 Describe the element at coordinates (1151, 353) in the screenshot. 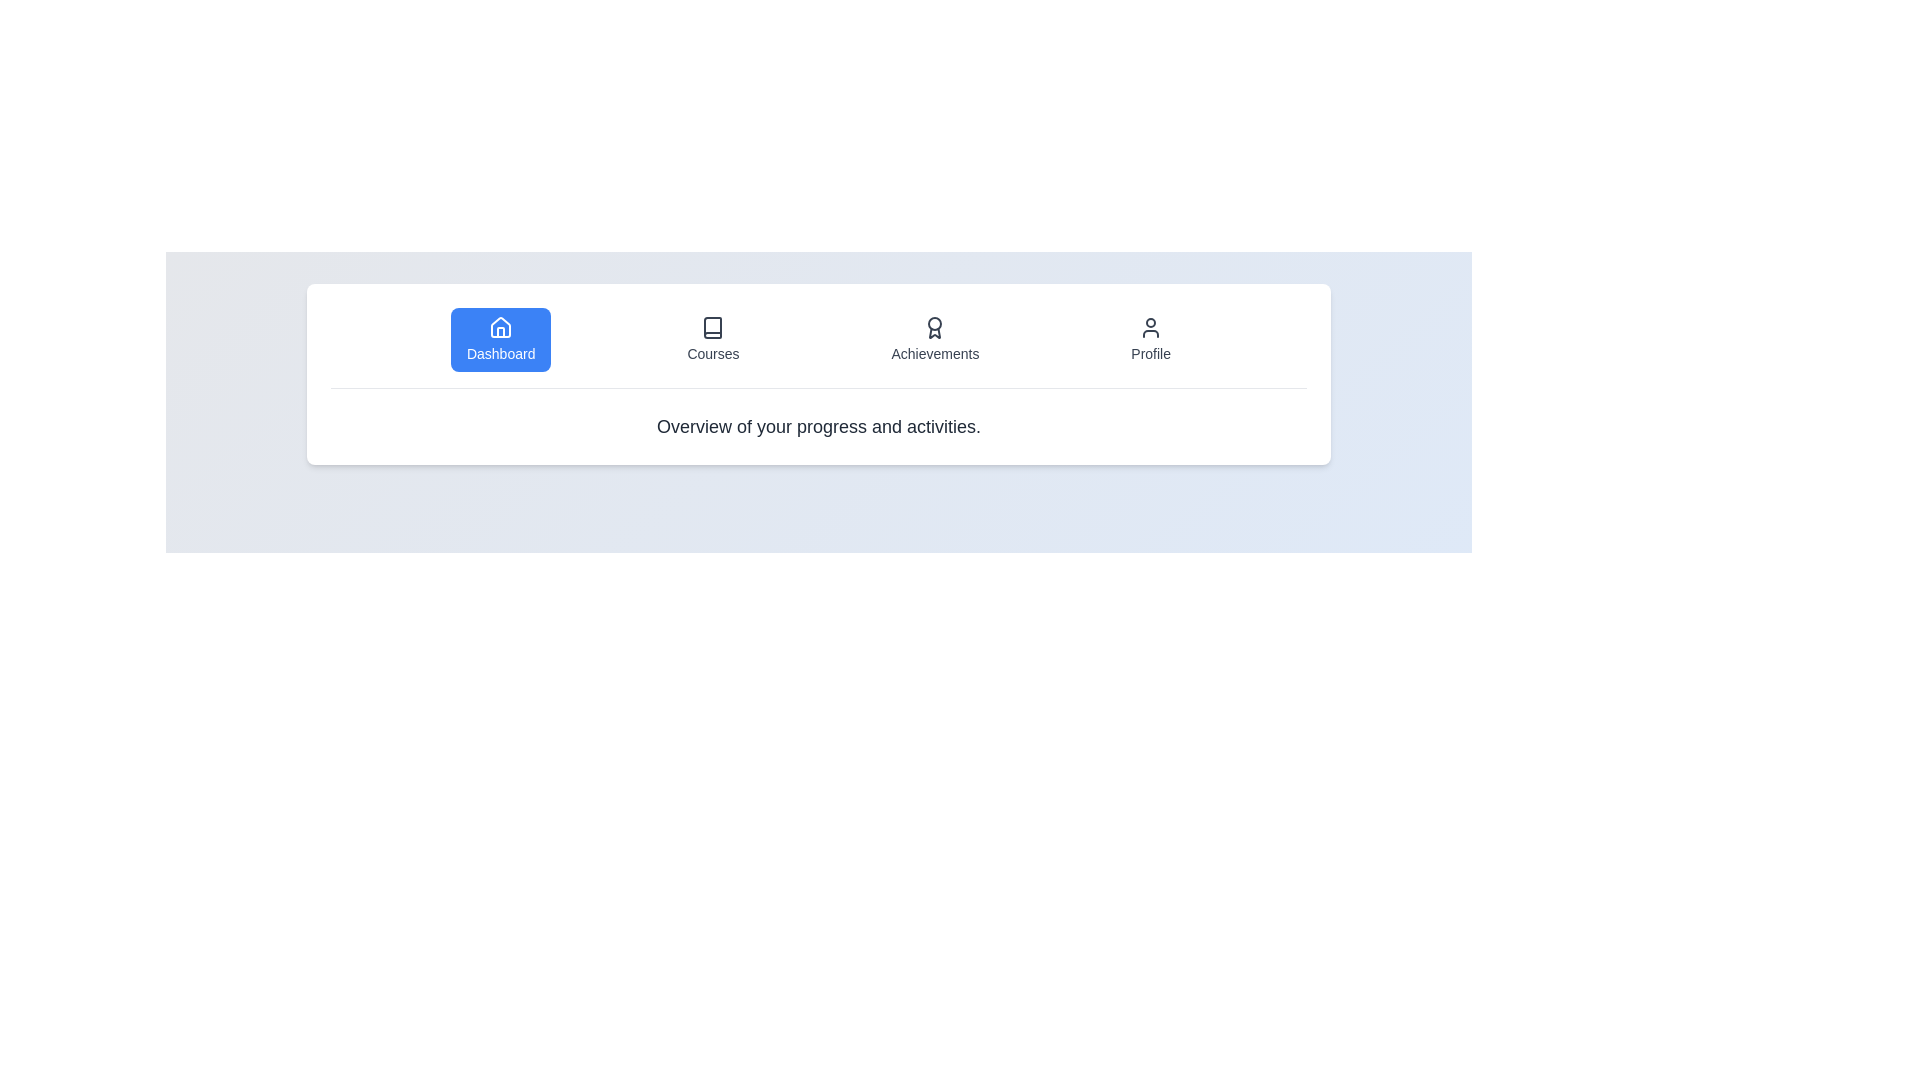

I see `'Profile' label located in the navigation bar, which is styled in a regular font and positioned below a user silhouette icon` at that location.